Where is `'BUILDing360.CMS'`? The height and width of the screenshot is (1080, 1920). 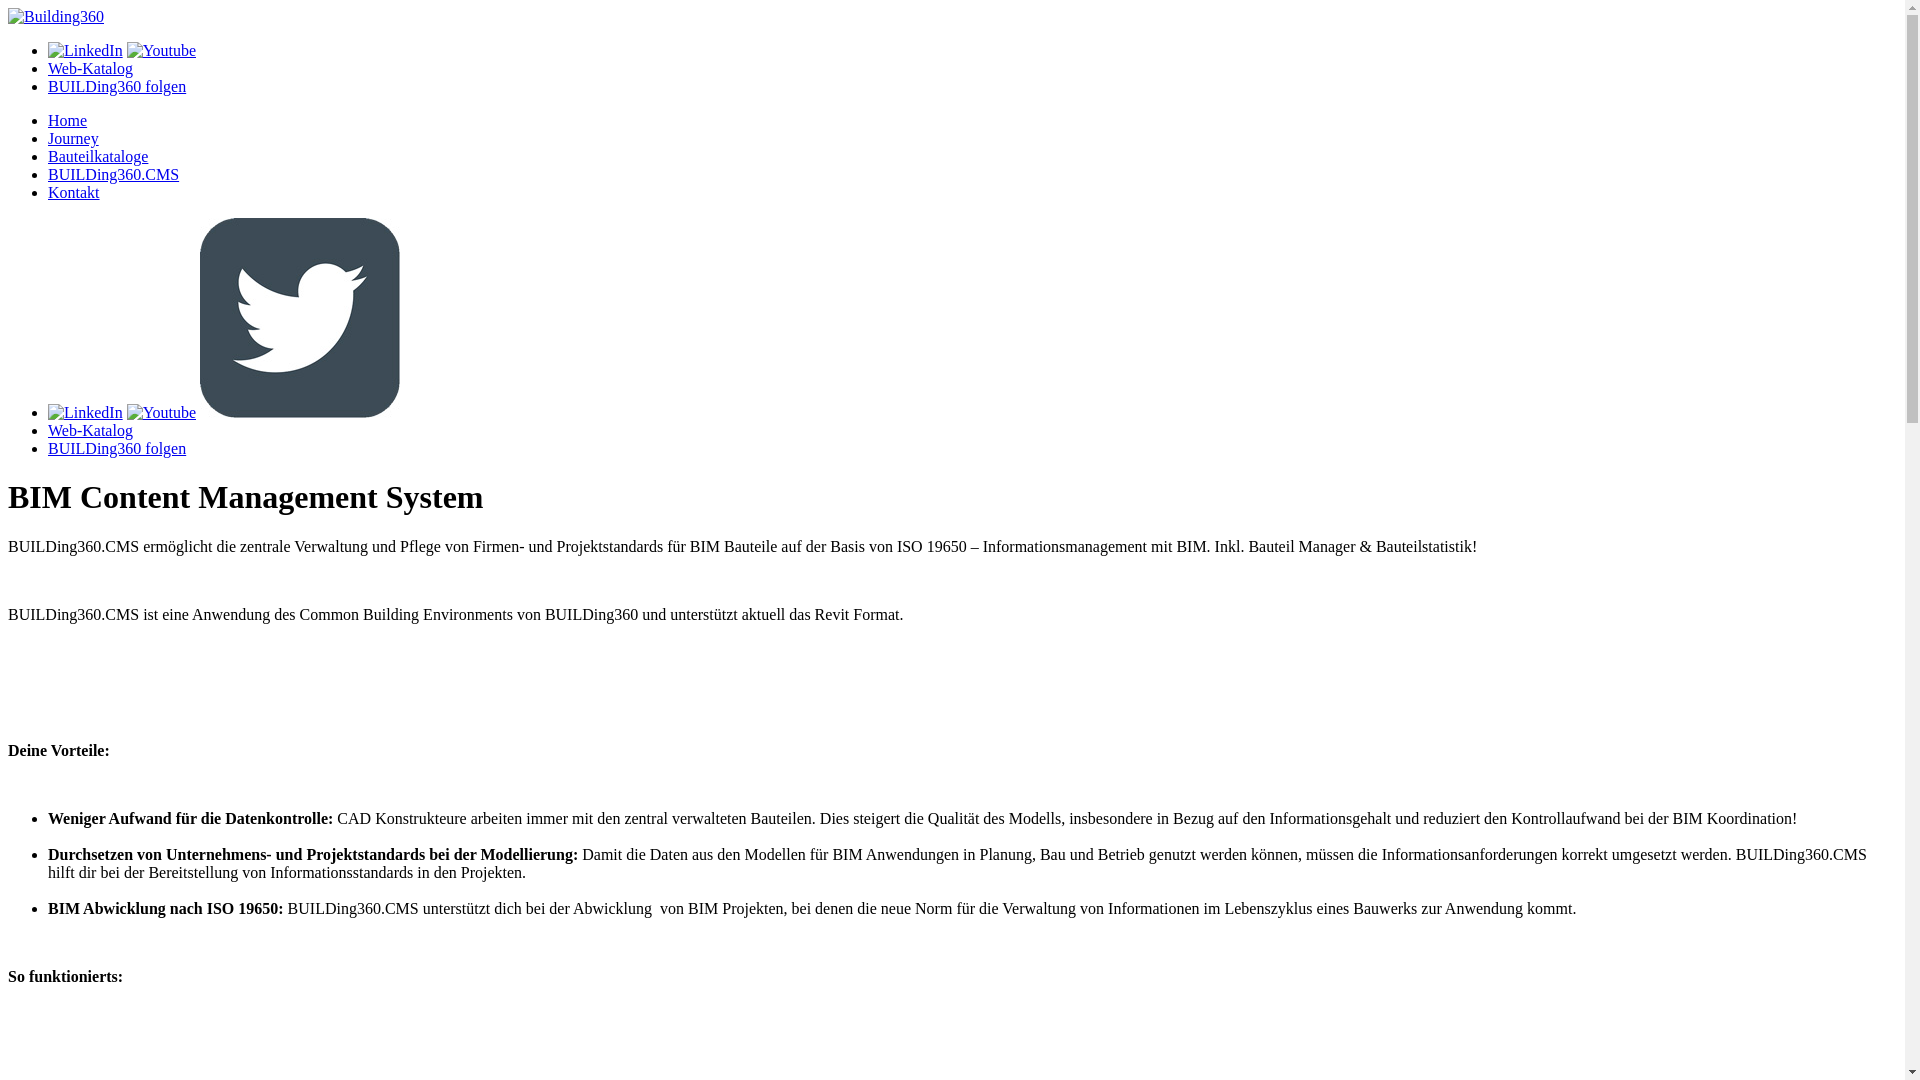
'BUILDing360.CMS' is located at coordinates (112, 173).